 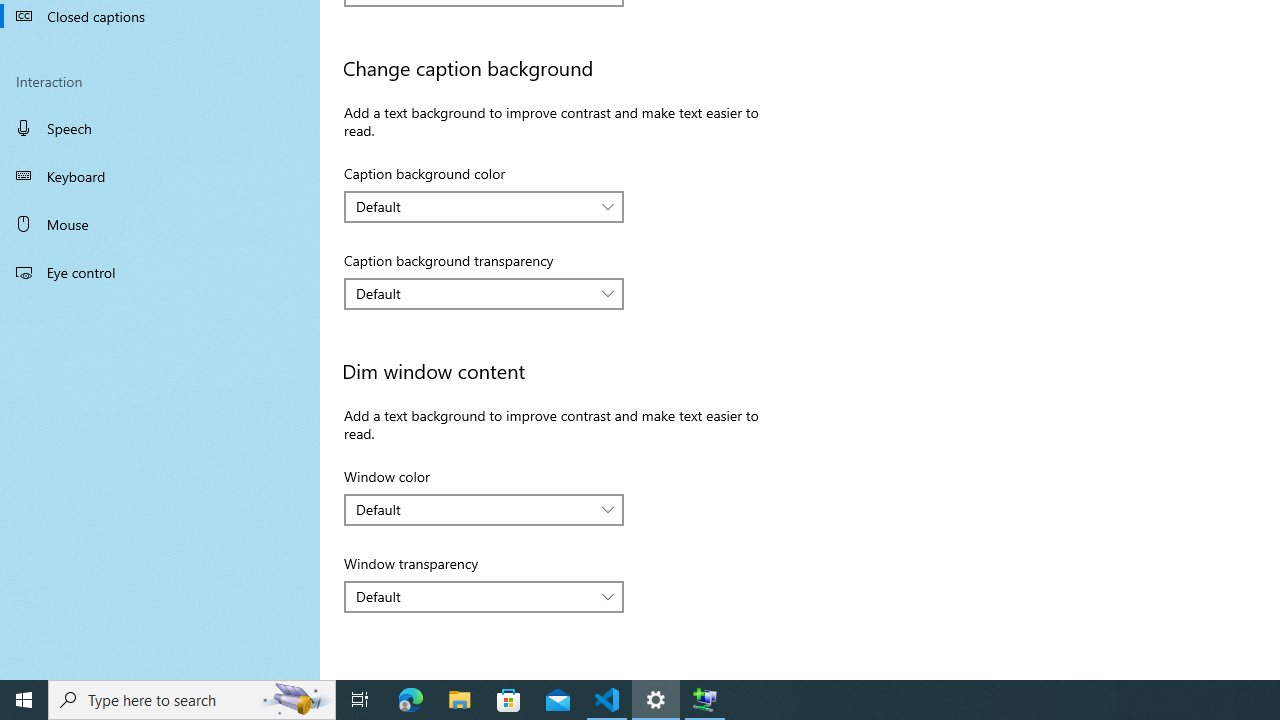 What do you see at coordinates (160, 223) in the screenshot?
I see `'Mouse'` at bounding box center [160, 223].